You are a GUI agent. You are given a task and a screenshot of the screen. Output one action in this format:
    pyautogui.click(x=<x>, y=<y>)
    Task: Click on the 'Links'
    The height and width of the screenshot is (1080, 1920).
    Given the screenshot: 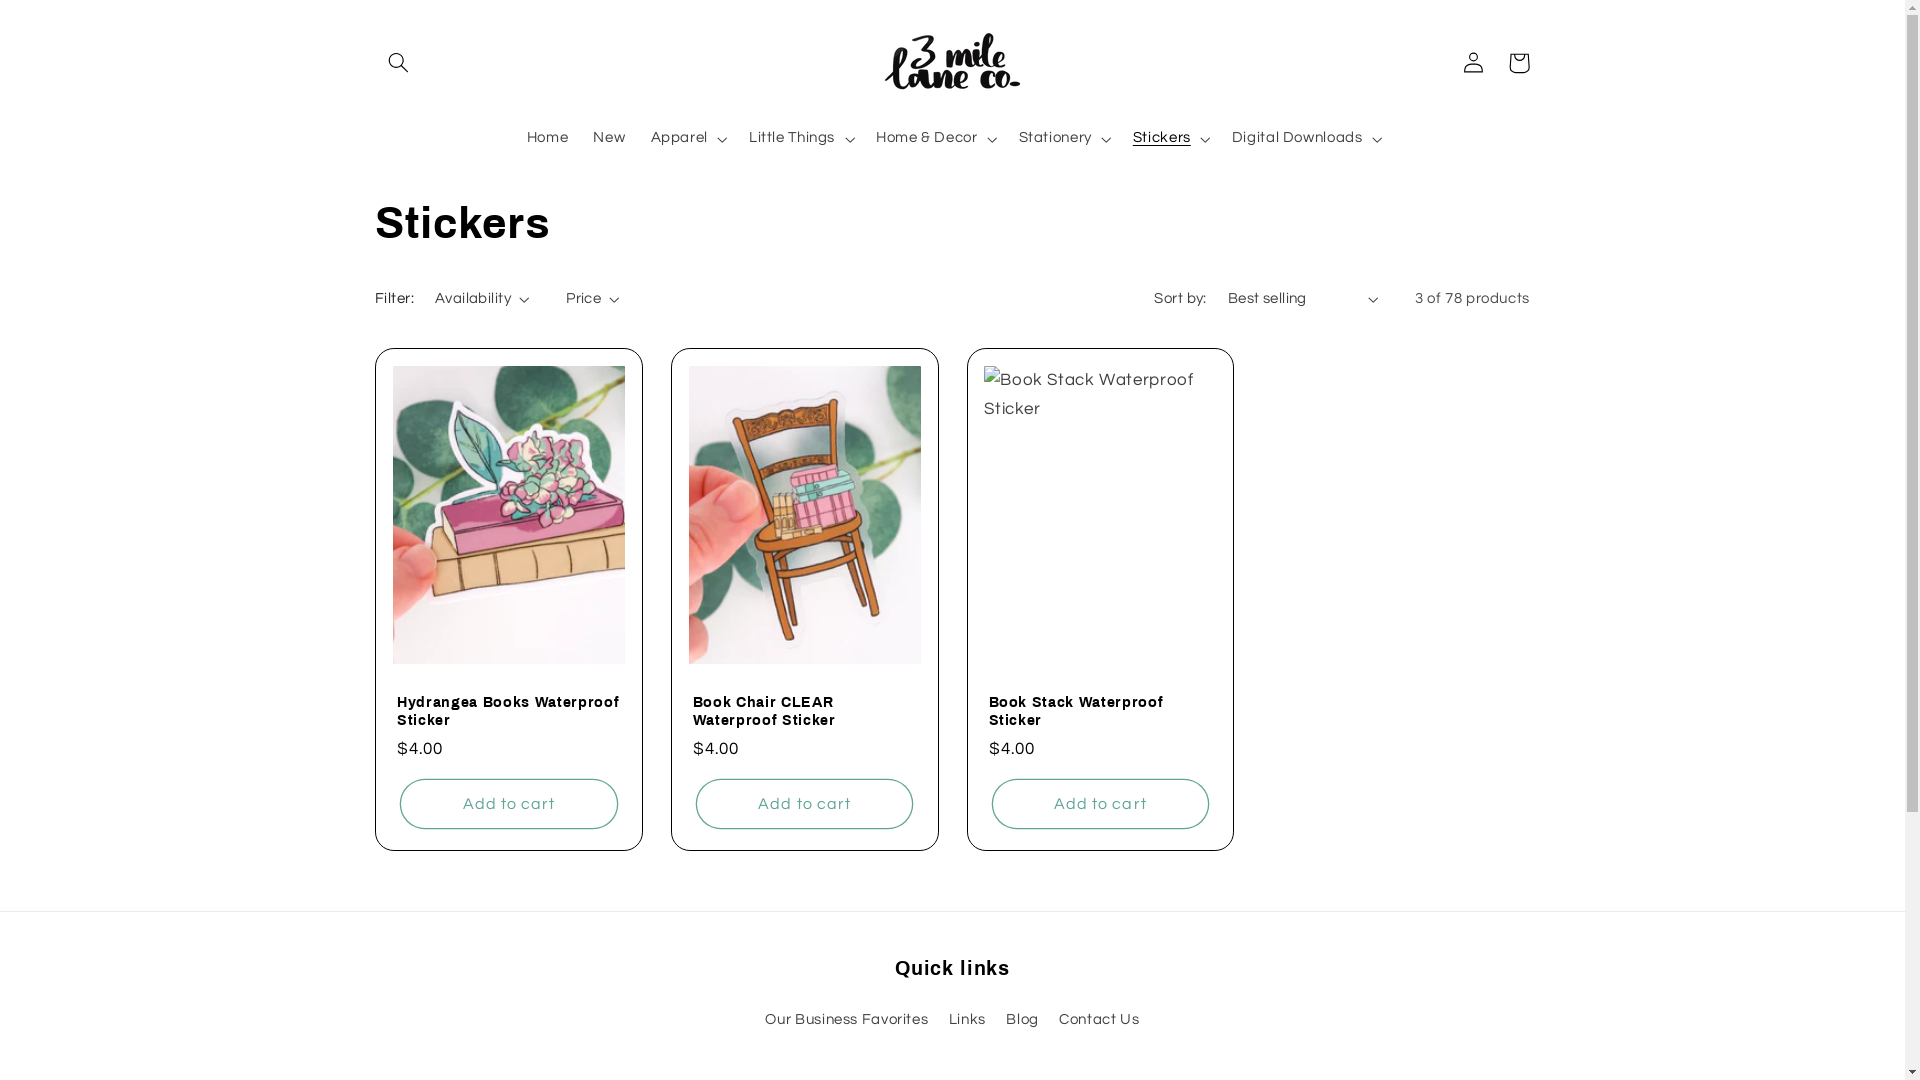 What is the action you would take?
    pyautogui.click(x=967, y=1019)
    